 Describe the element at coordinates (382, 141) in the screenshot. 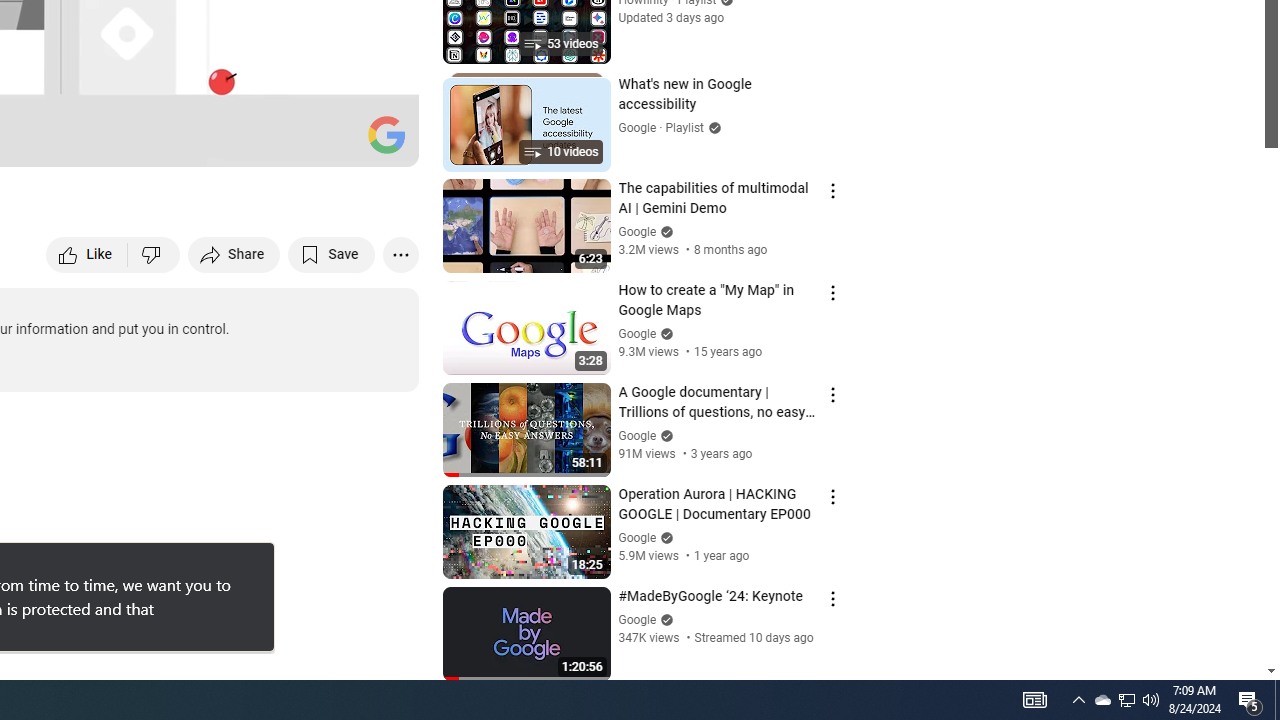

I see `'Full screen (f)'` at that location.